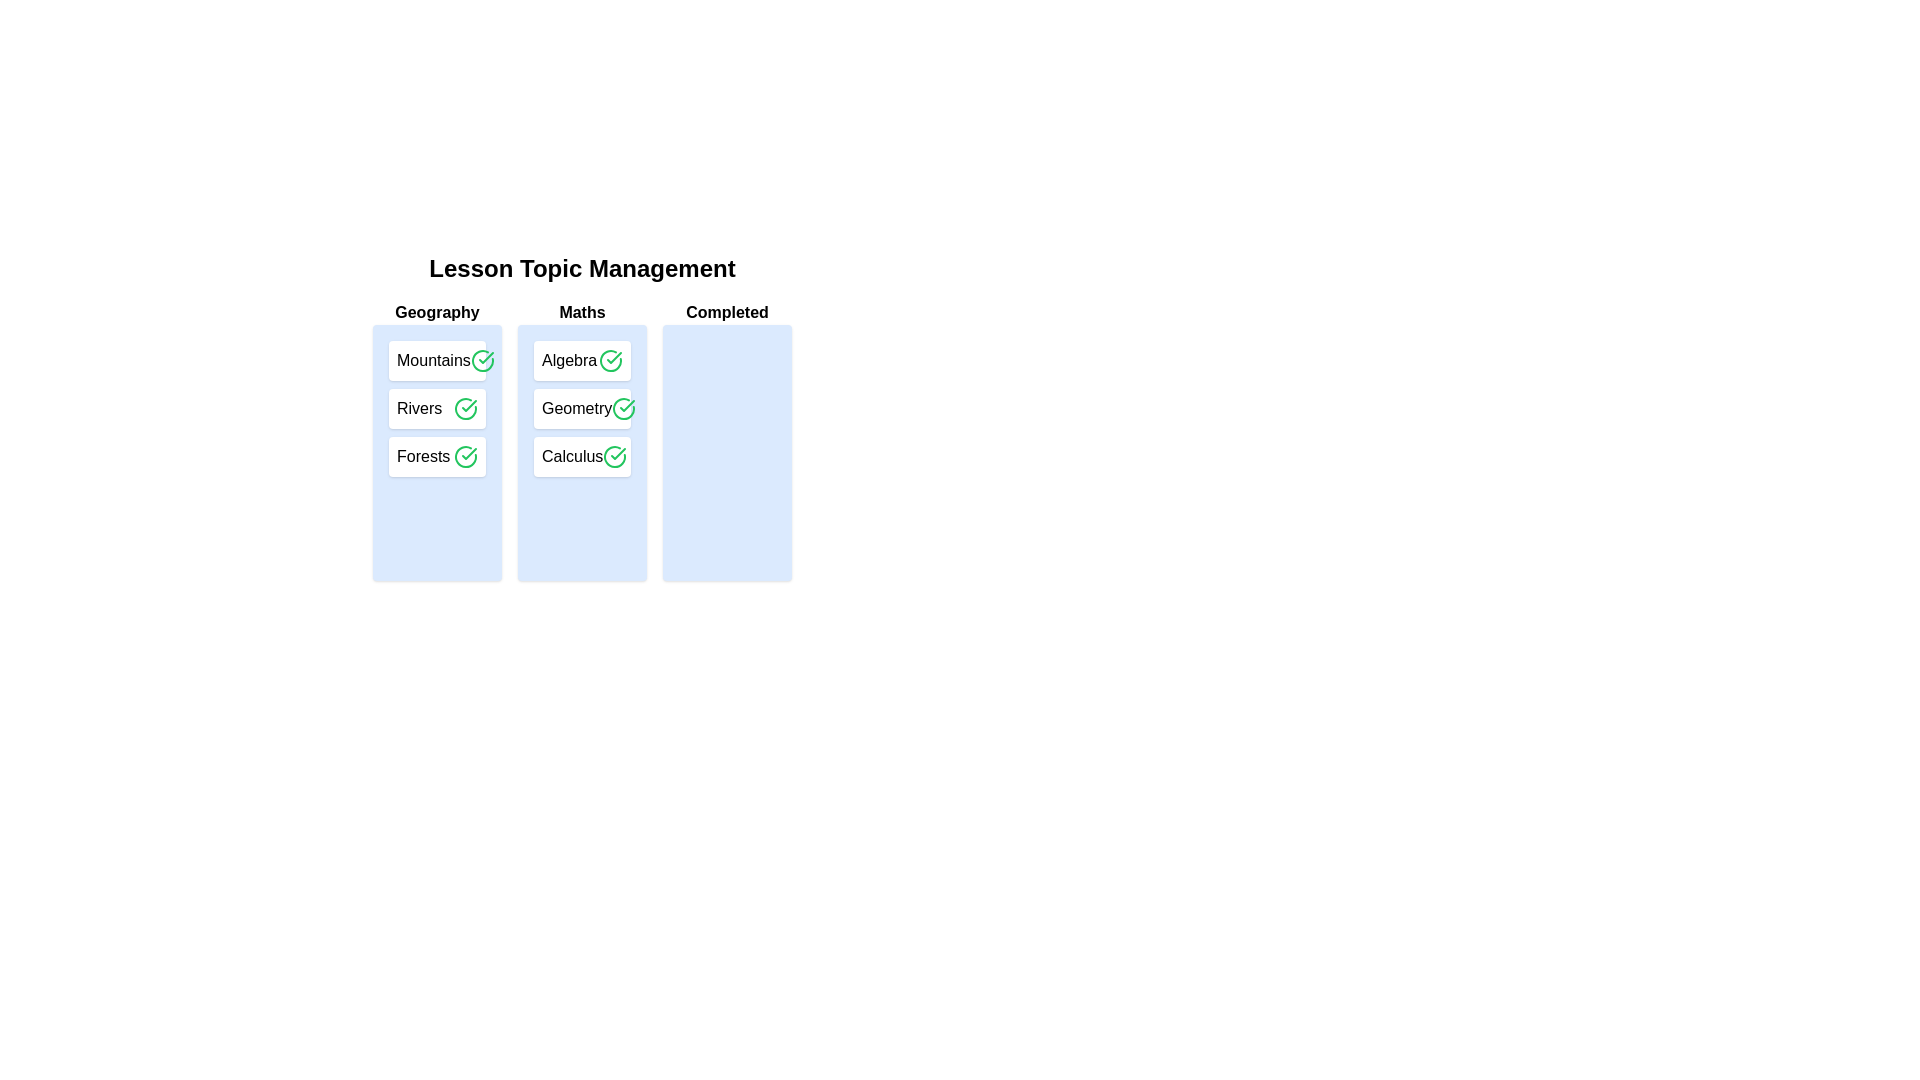  I want to click on checkmark button next to the topic Algebra to transfer it to the 'Completed' list, so click(609, 361).